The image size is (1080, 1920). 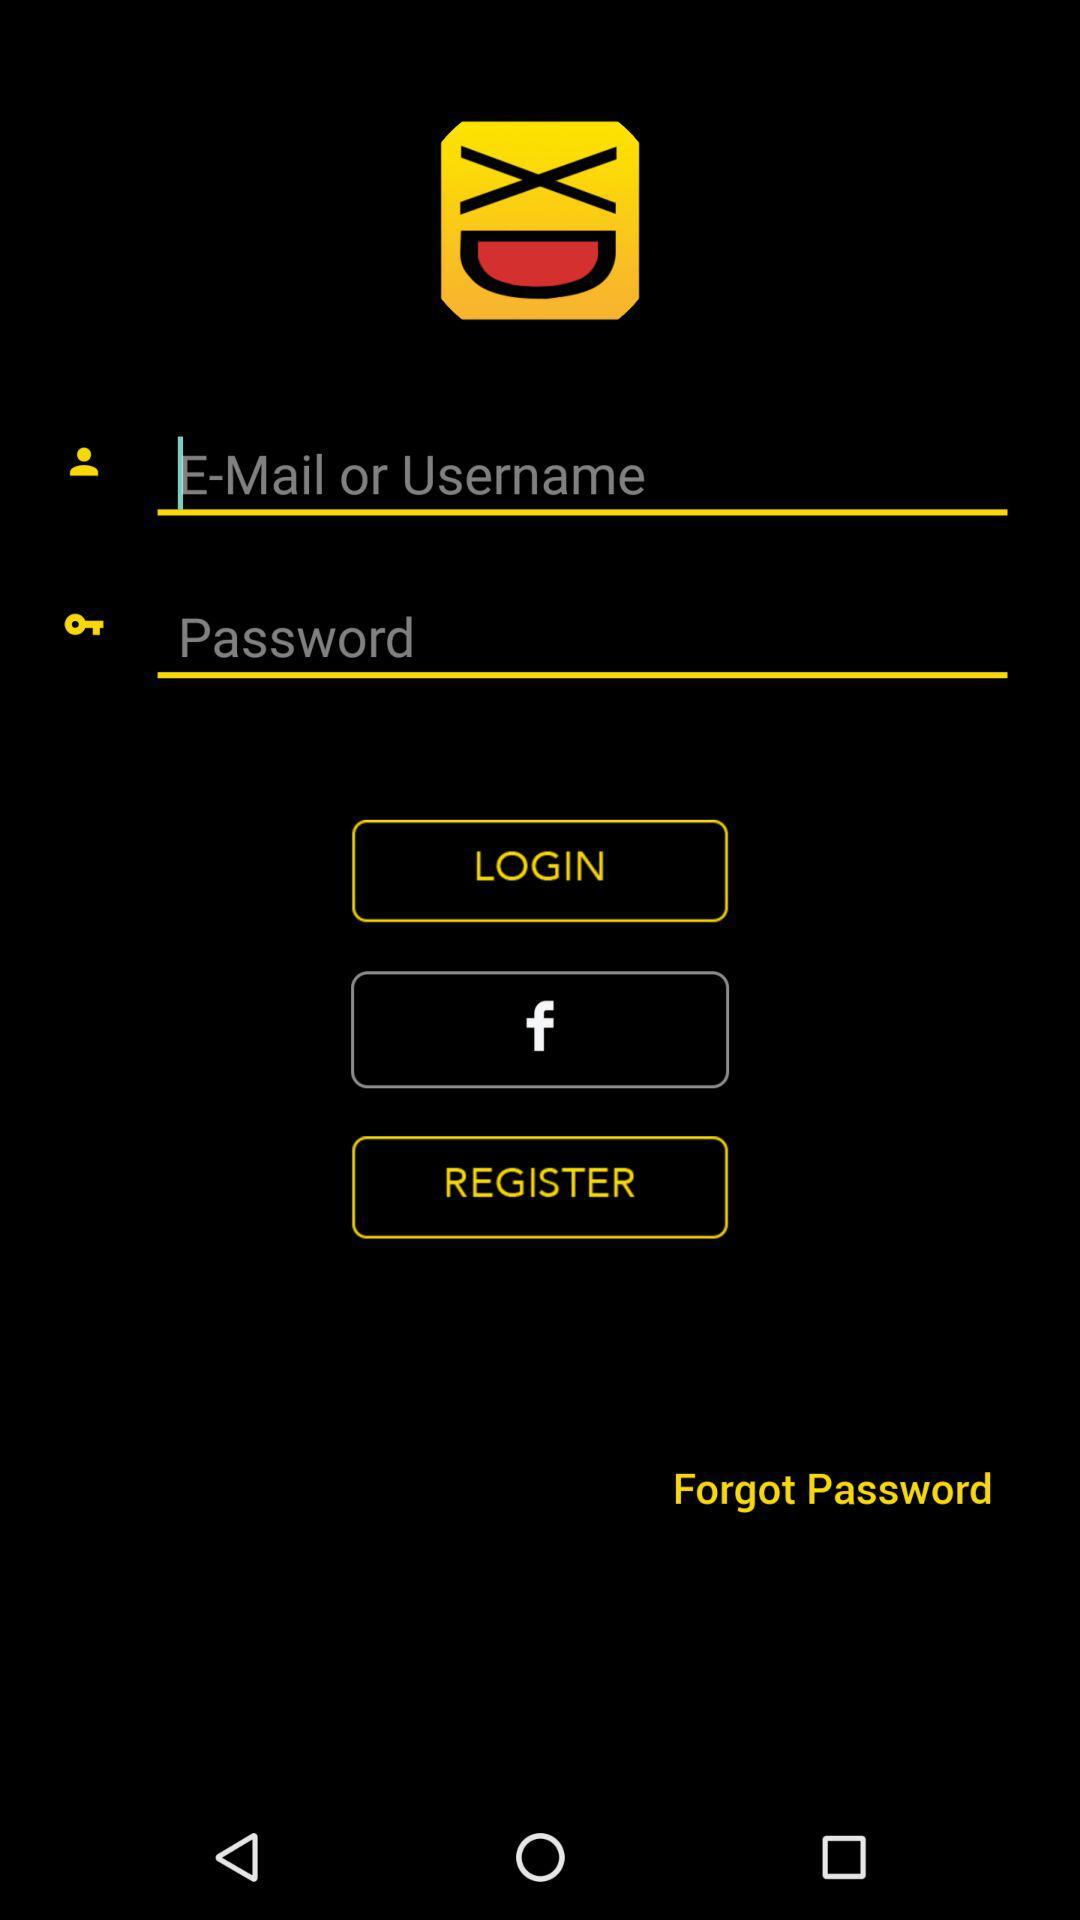 What do you see at coordinates (540, 1029) in the screenshot?
I see `item above the forgot password icon` at bounding box center [540, 1029].